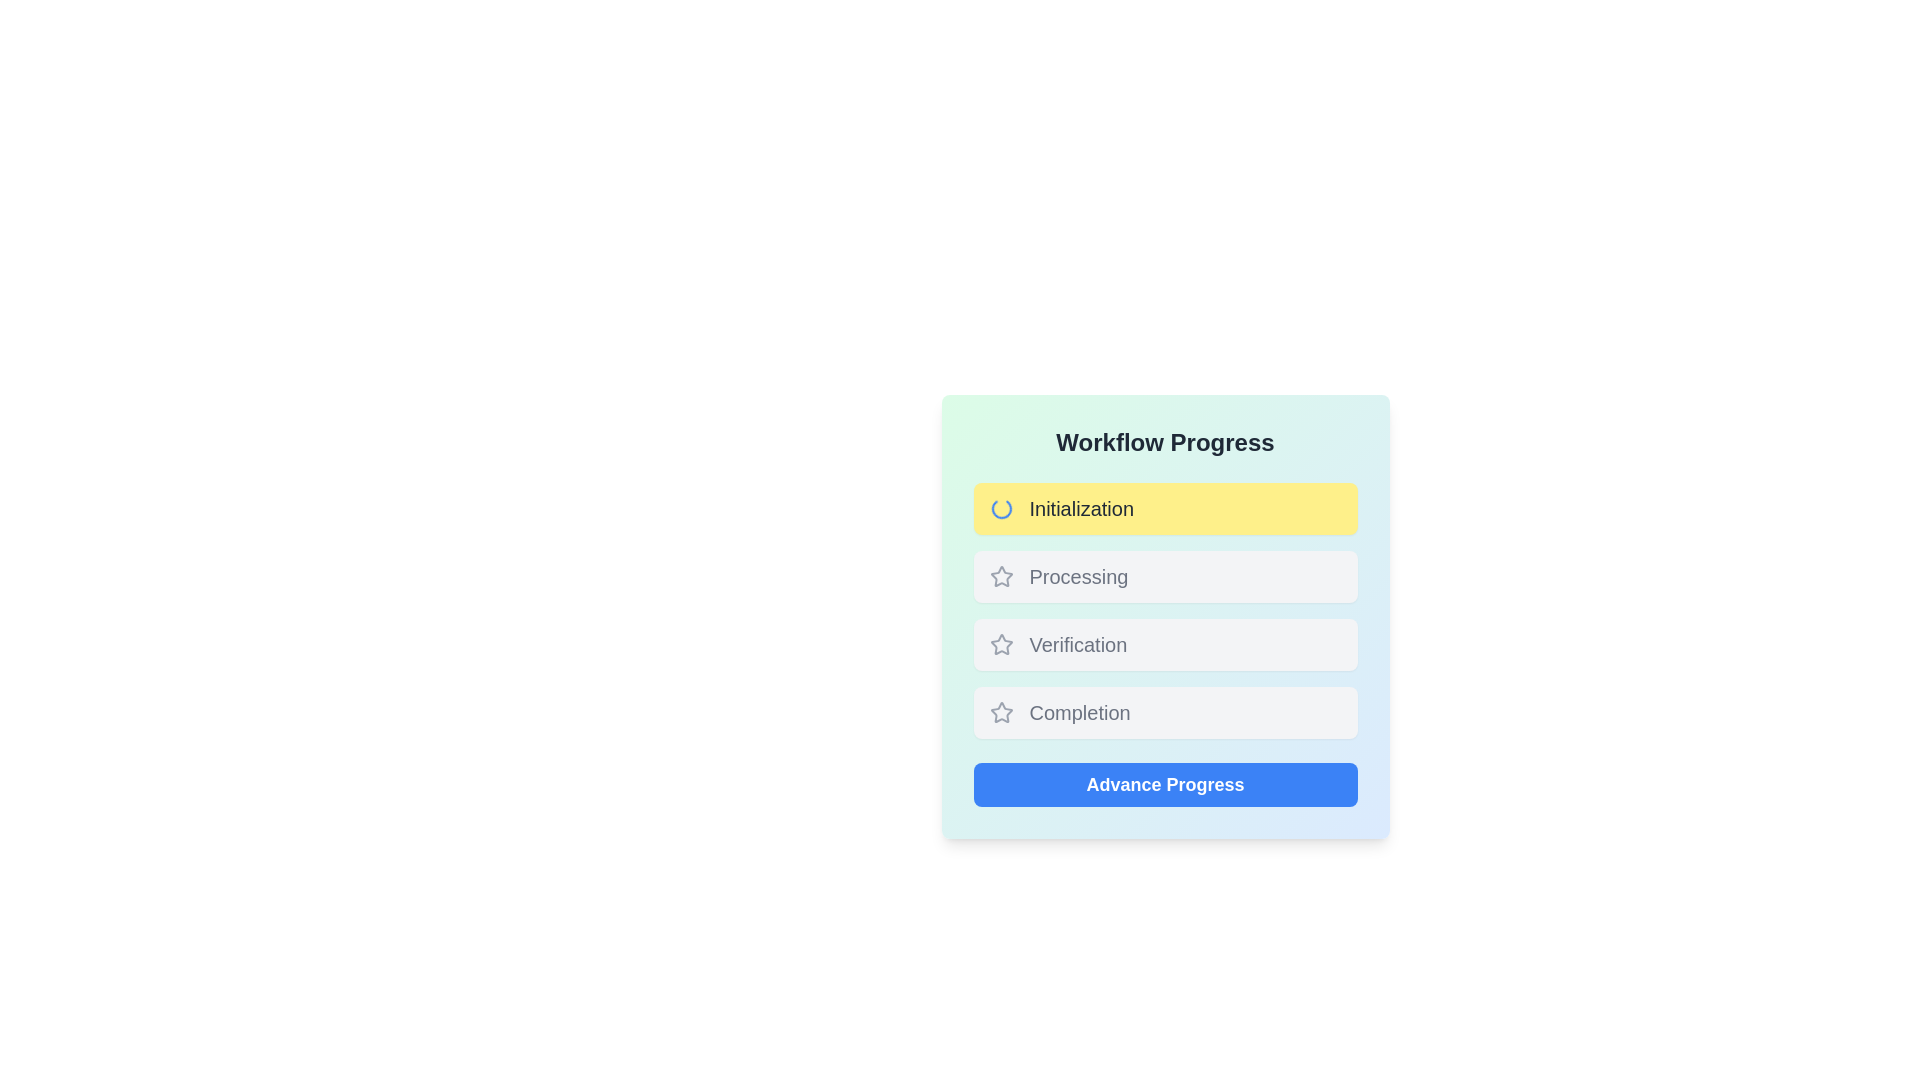  Describe the element at coordinates (1001, 712) in the screenshot. I see `the 'Completion' icon in the workflow progress interface by moving the cursor to its center` at that location.